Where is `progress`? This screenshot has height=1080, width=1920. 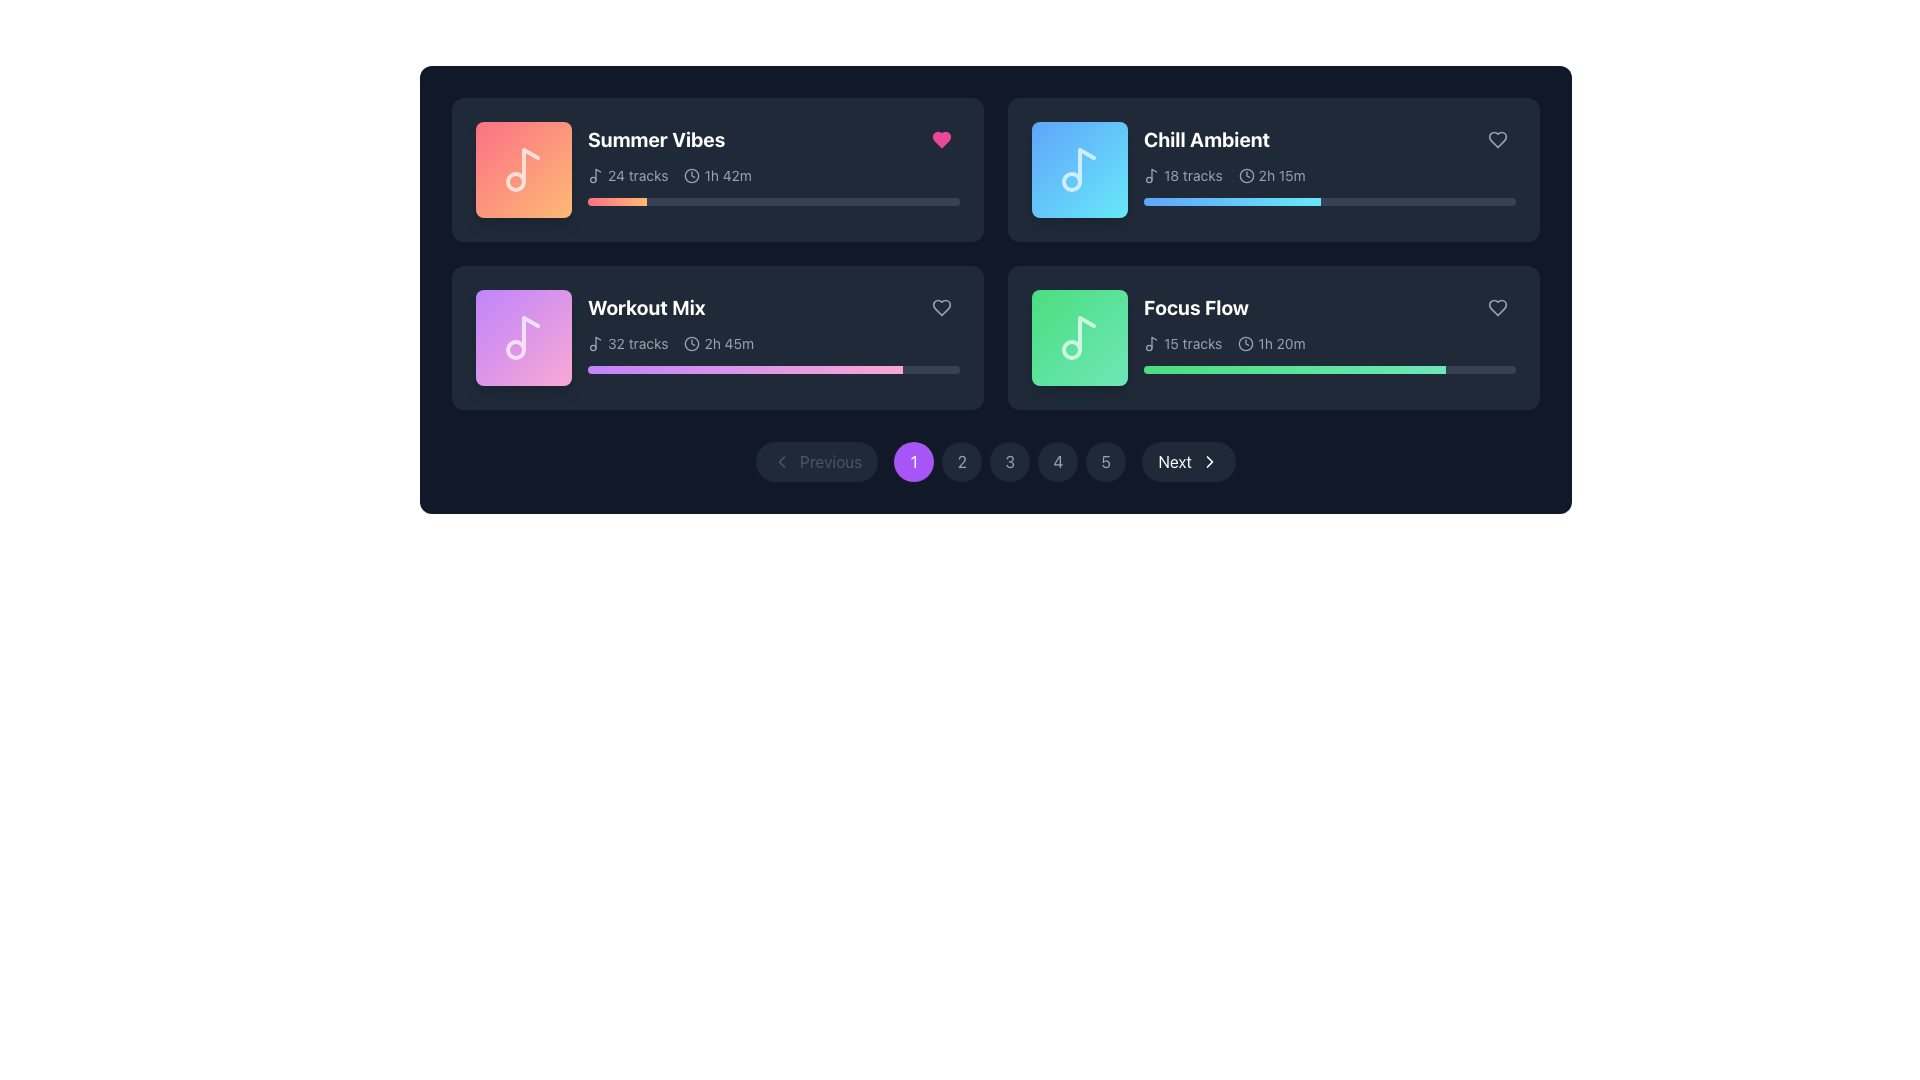
progress is located at coordinates (710, 370).